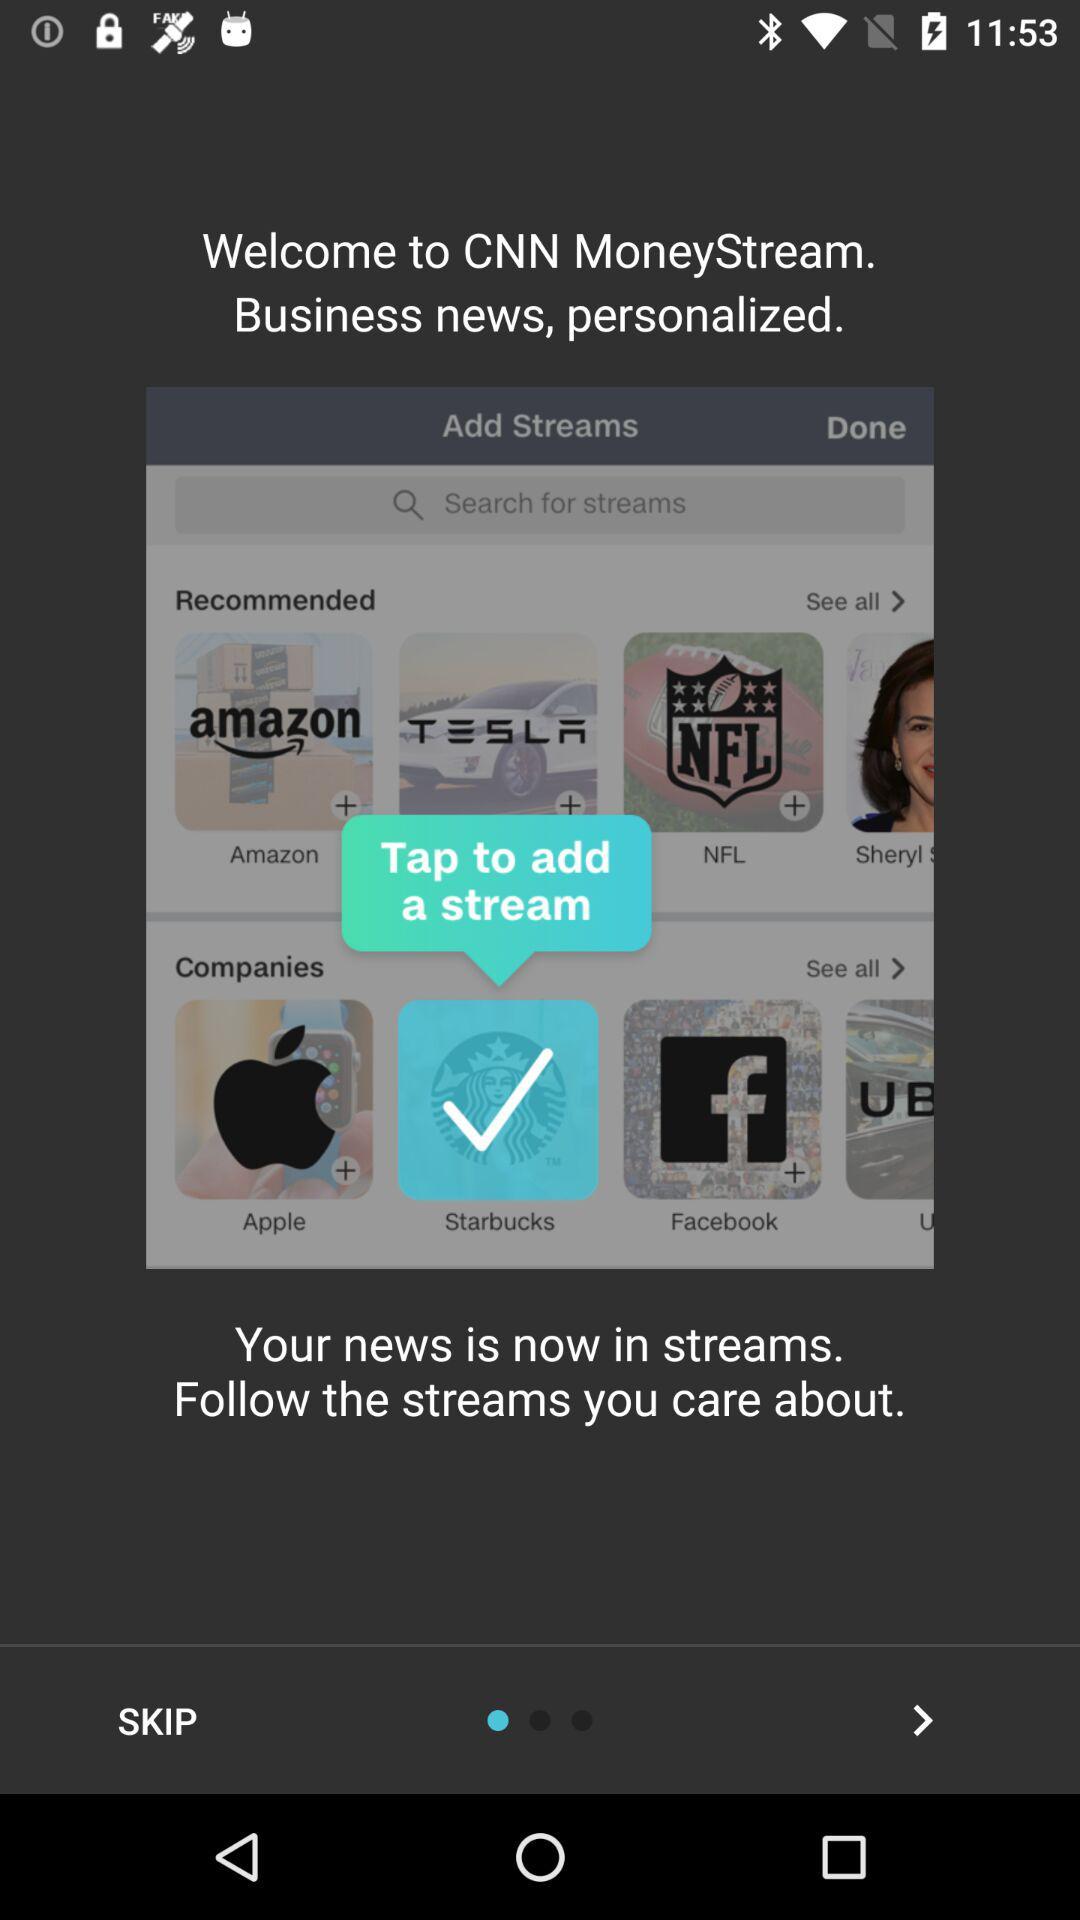 This screenshot has width=1080, height=1920. Describe the element at coordinates (582, 1719) in the screenshot. I see `scroll` at that location.